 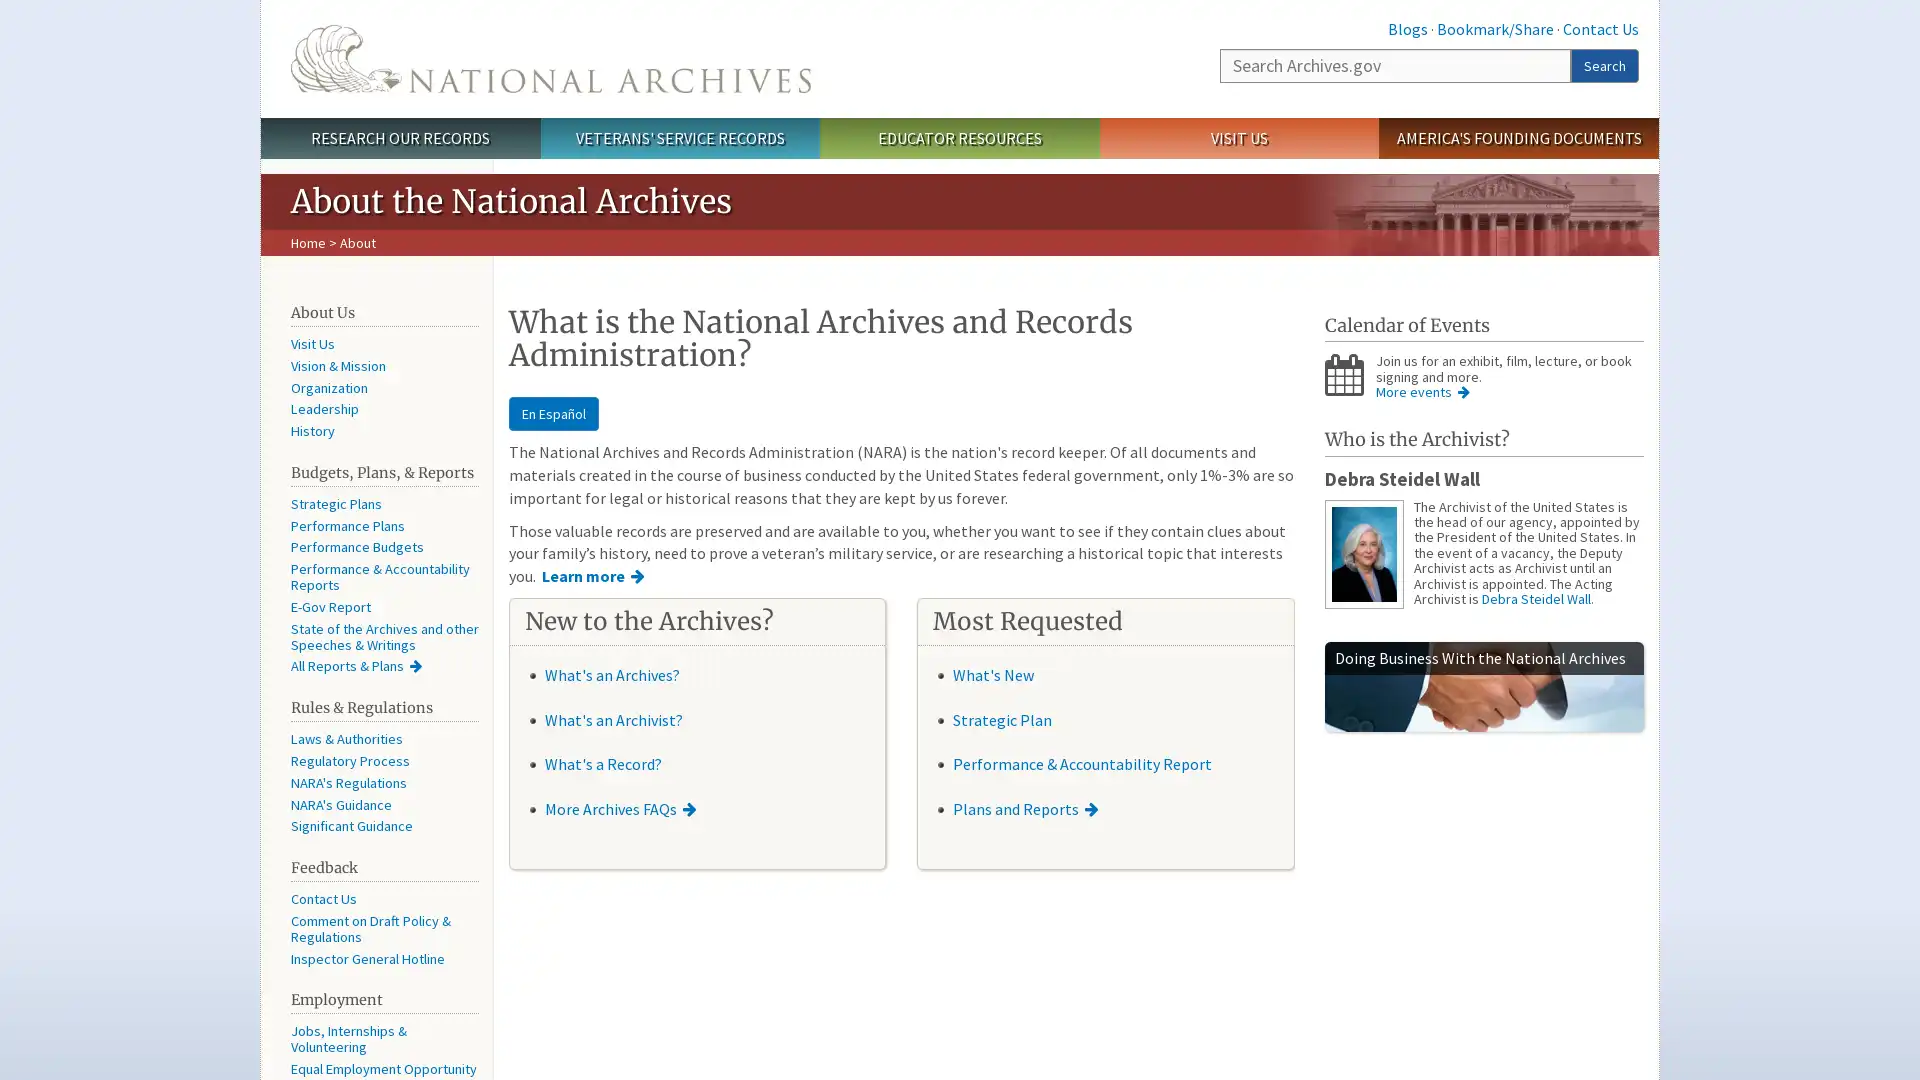 I want to click on Search, so click(x=1604, y=64).